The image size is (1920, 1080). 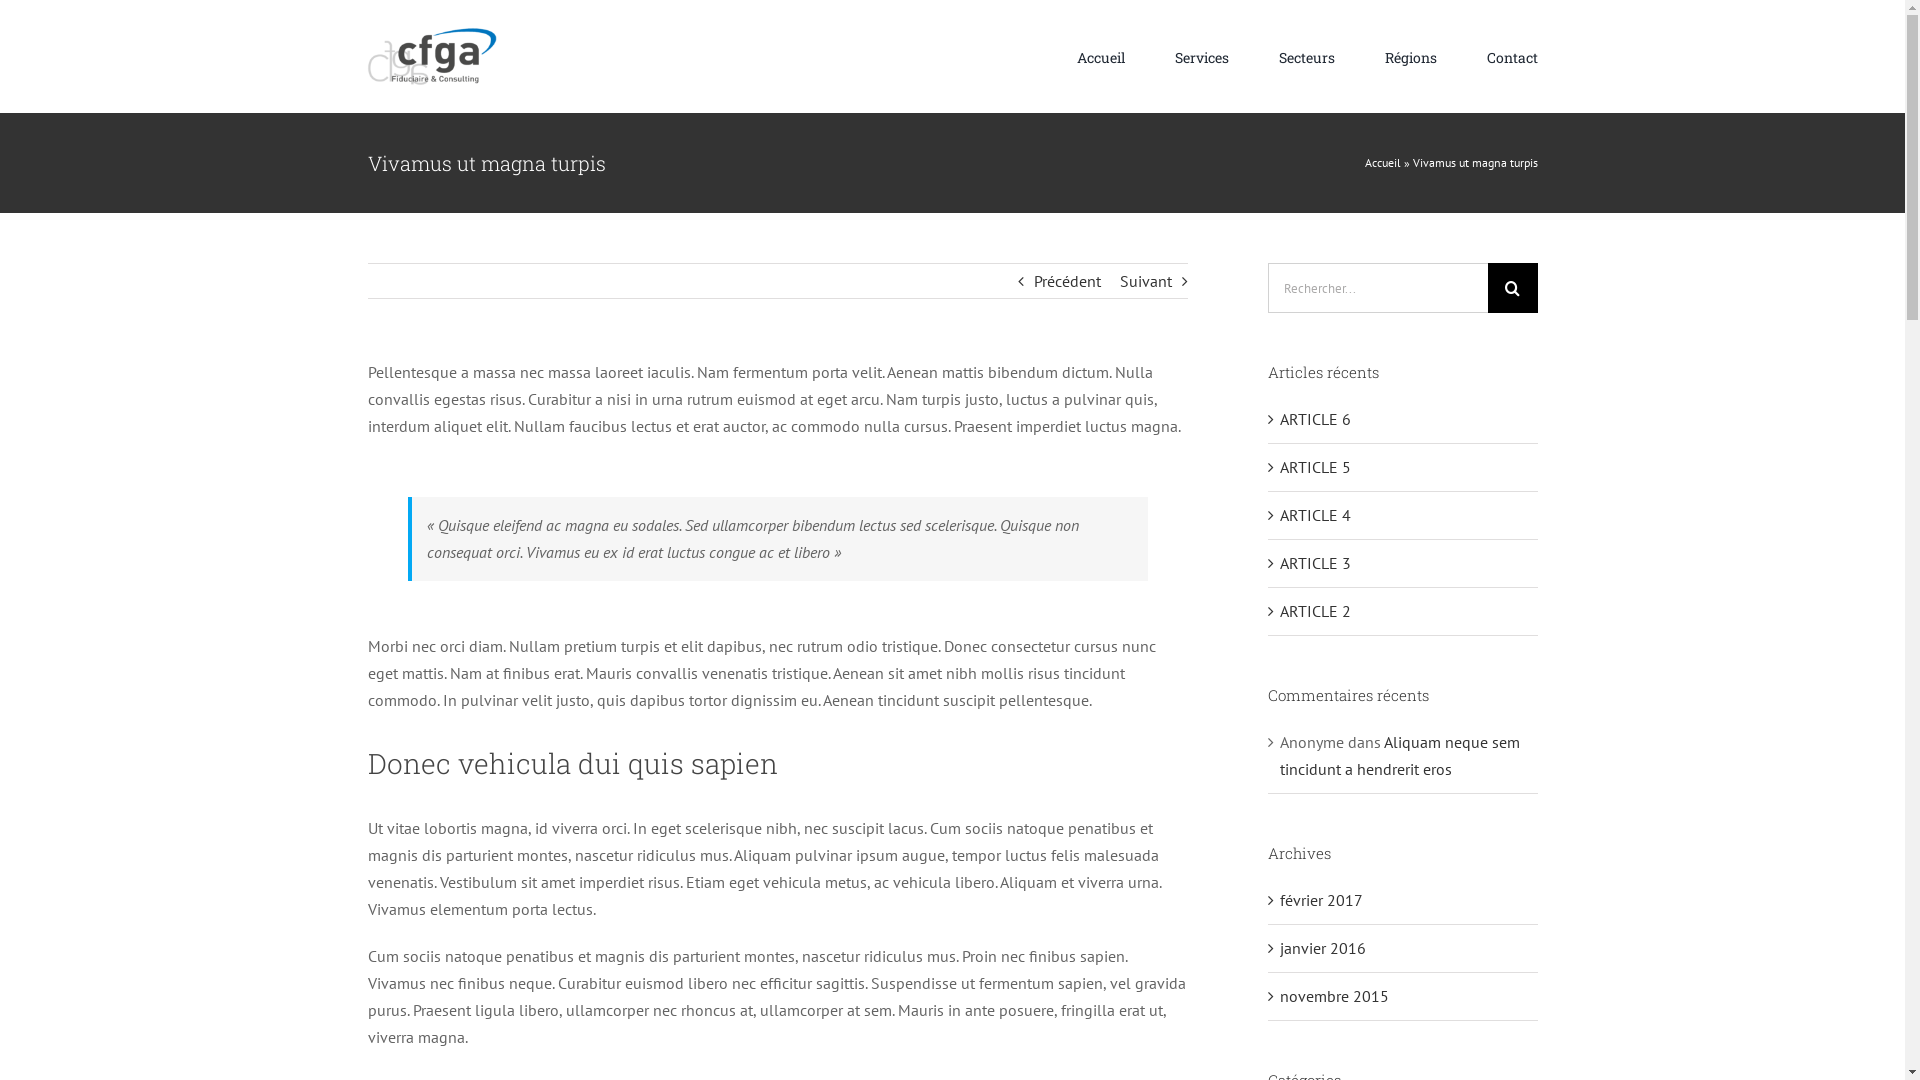 I want to click on 'Contact', so click(x=1487, y=56).